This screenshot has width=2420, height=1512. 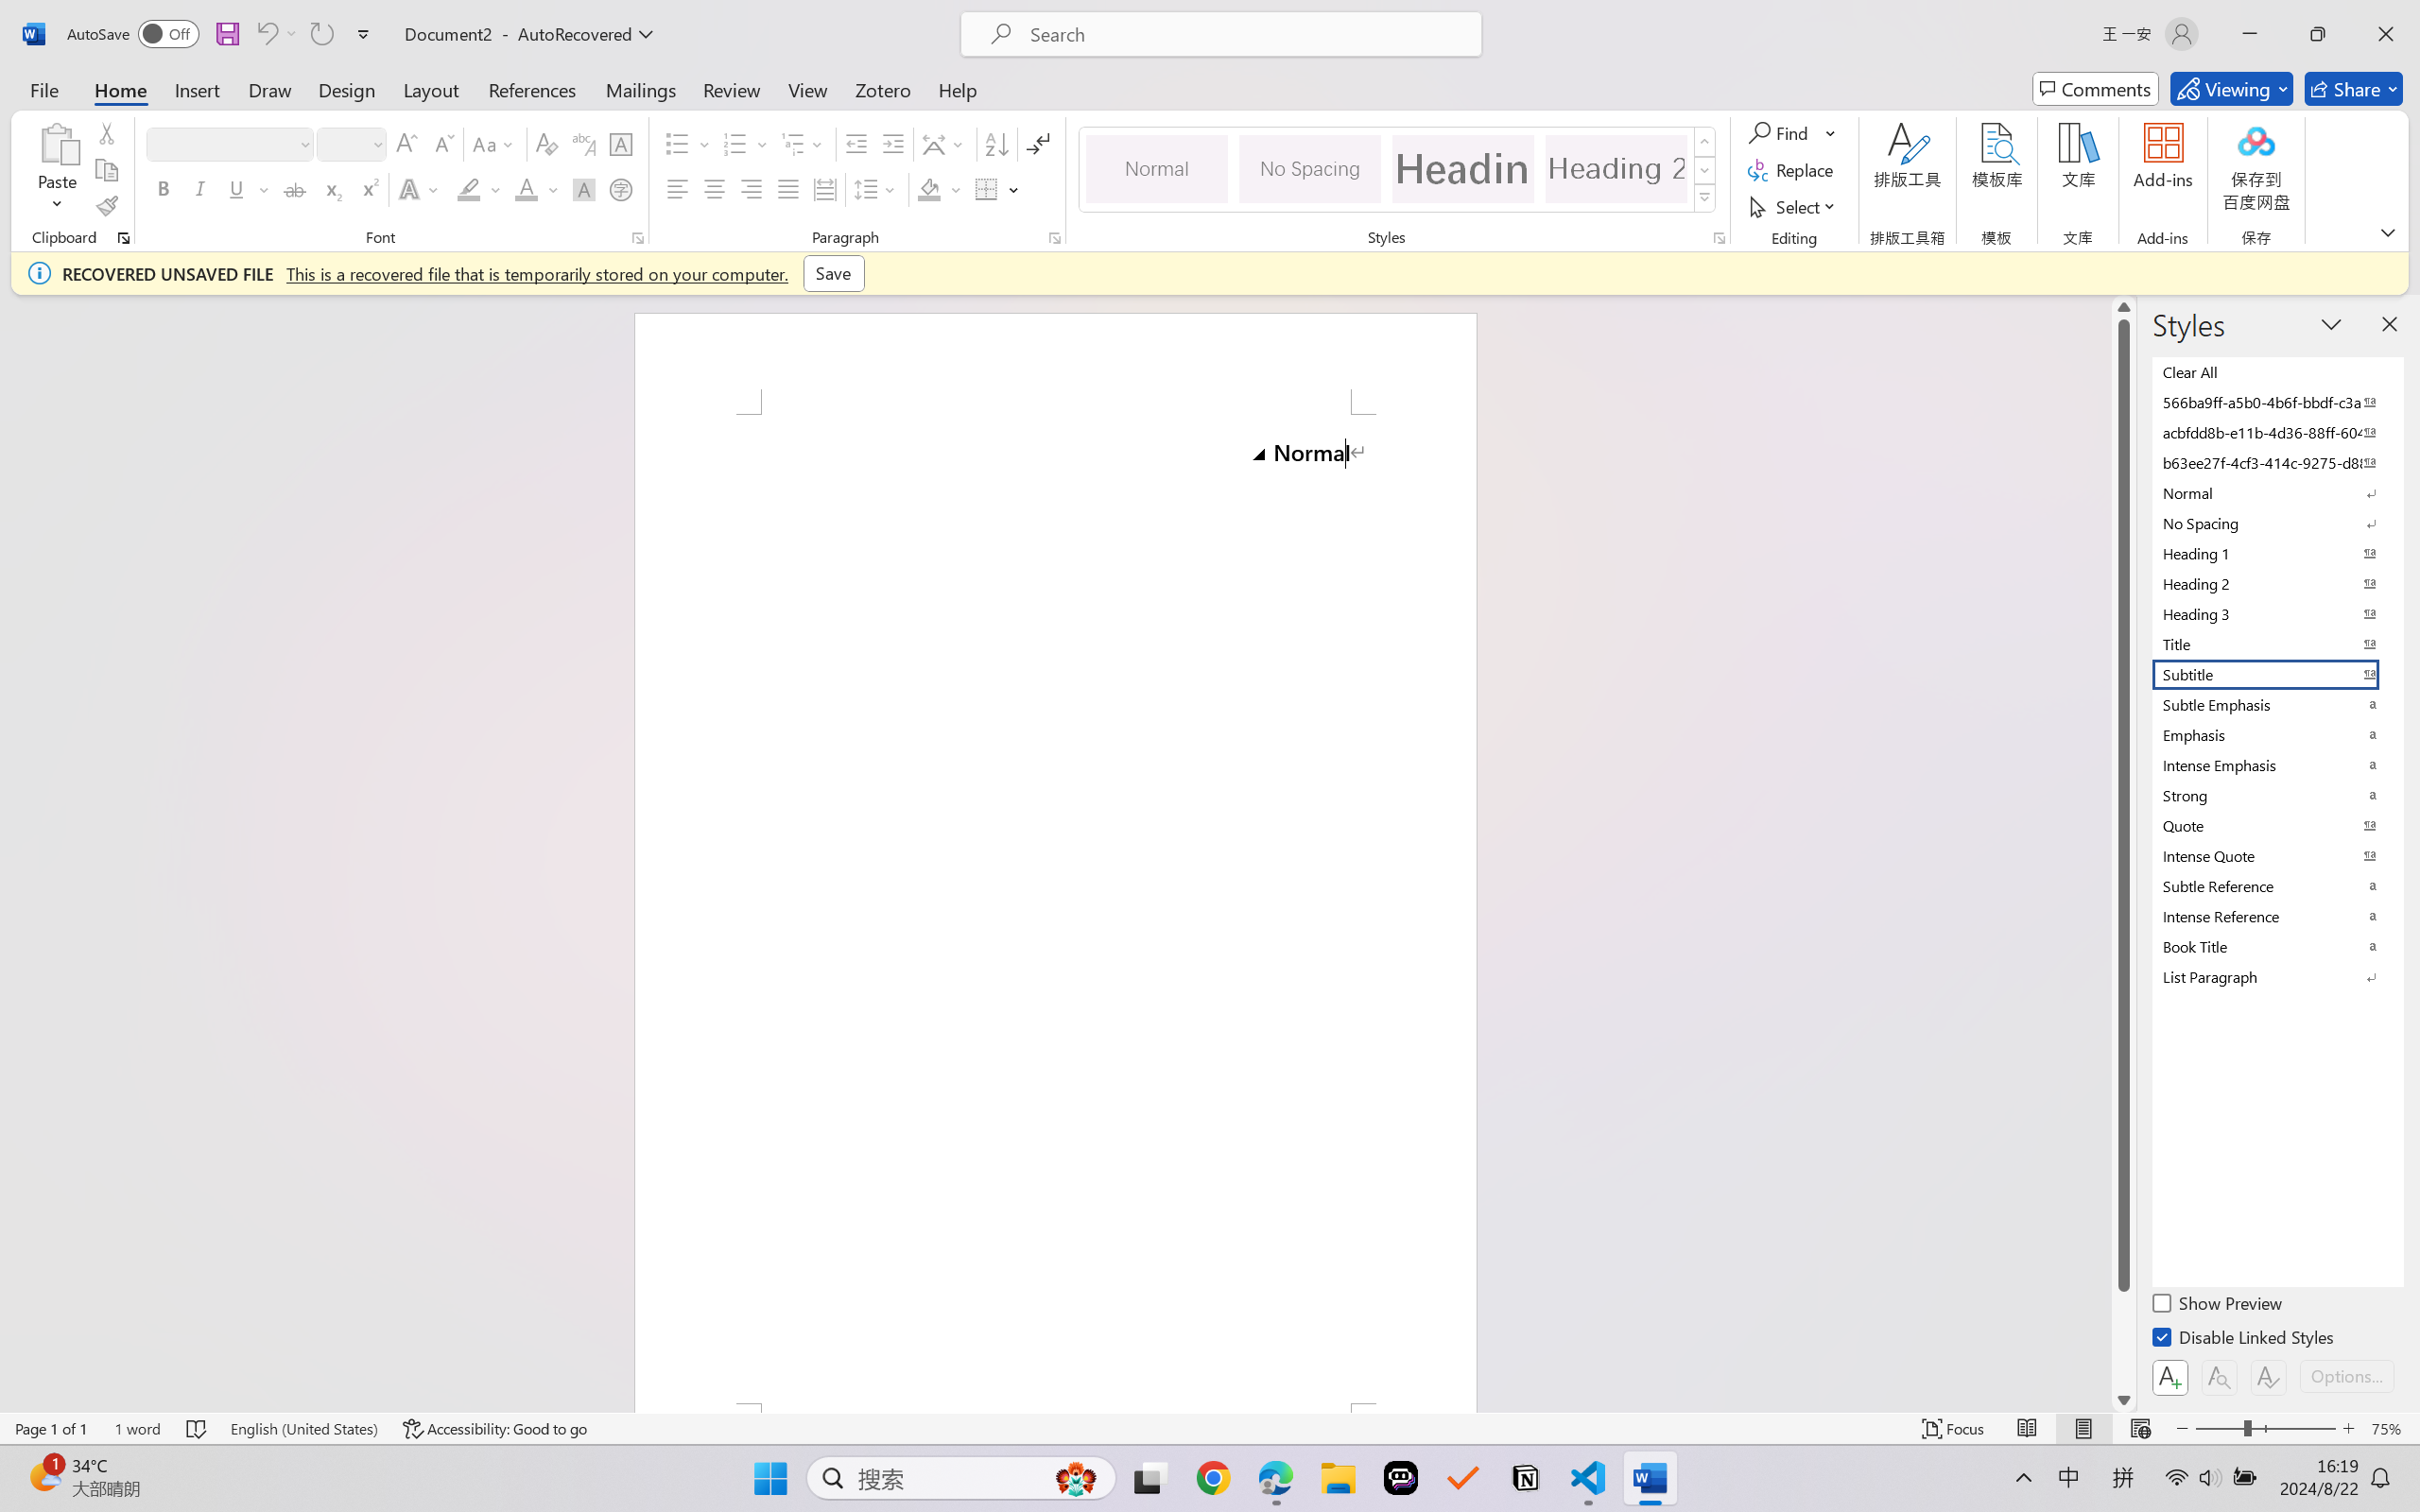 I want to click on 'Bold', so click(x=164, y=188).